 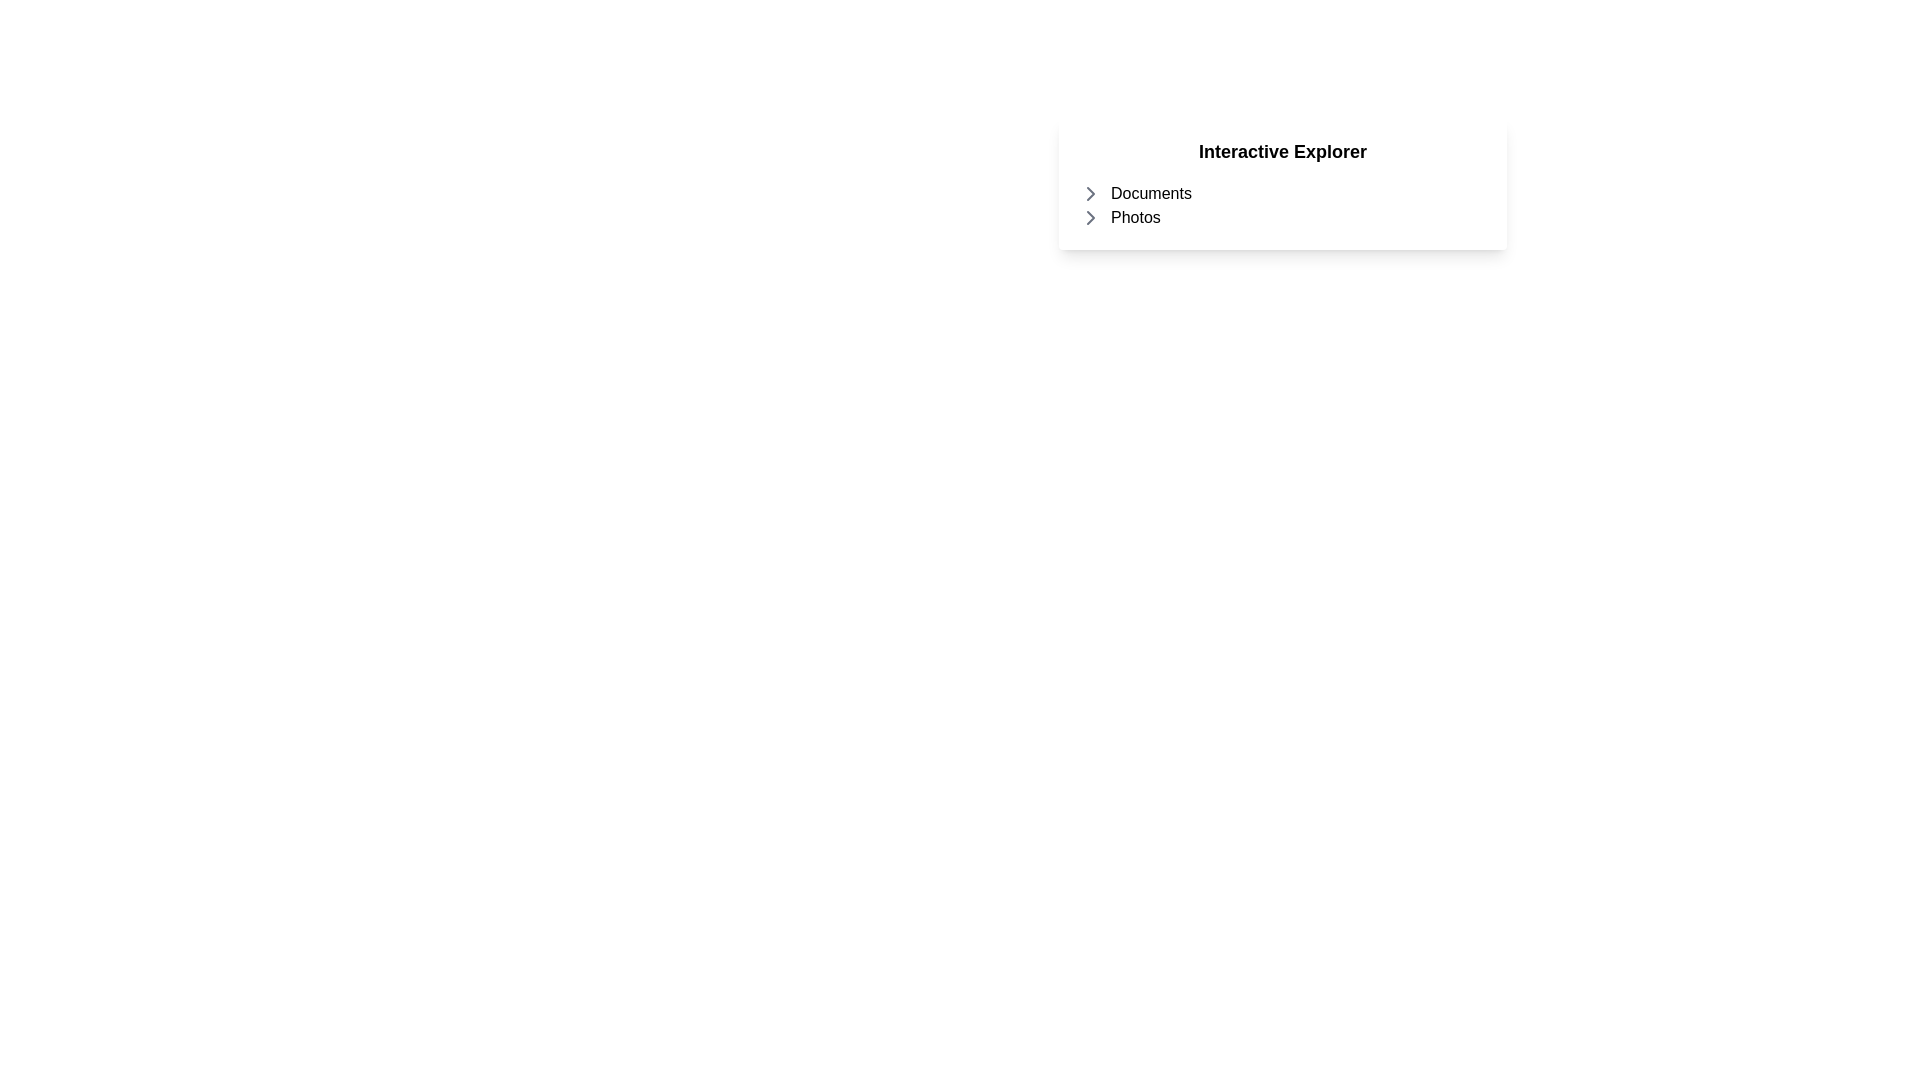 What do you see at coordinates (1089, 218) in the screenshot?
I see `the chevron icon indicating navigation associated with the 'Photos' label, located near the heading within the Interactive Explorer interface` at bounding box center [1089, 218].